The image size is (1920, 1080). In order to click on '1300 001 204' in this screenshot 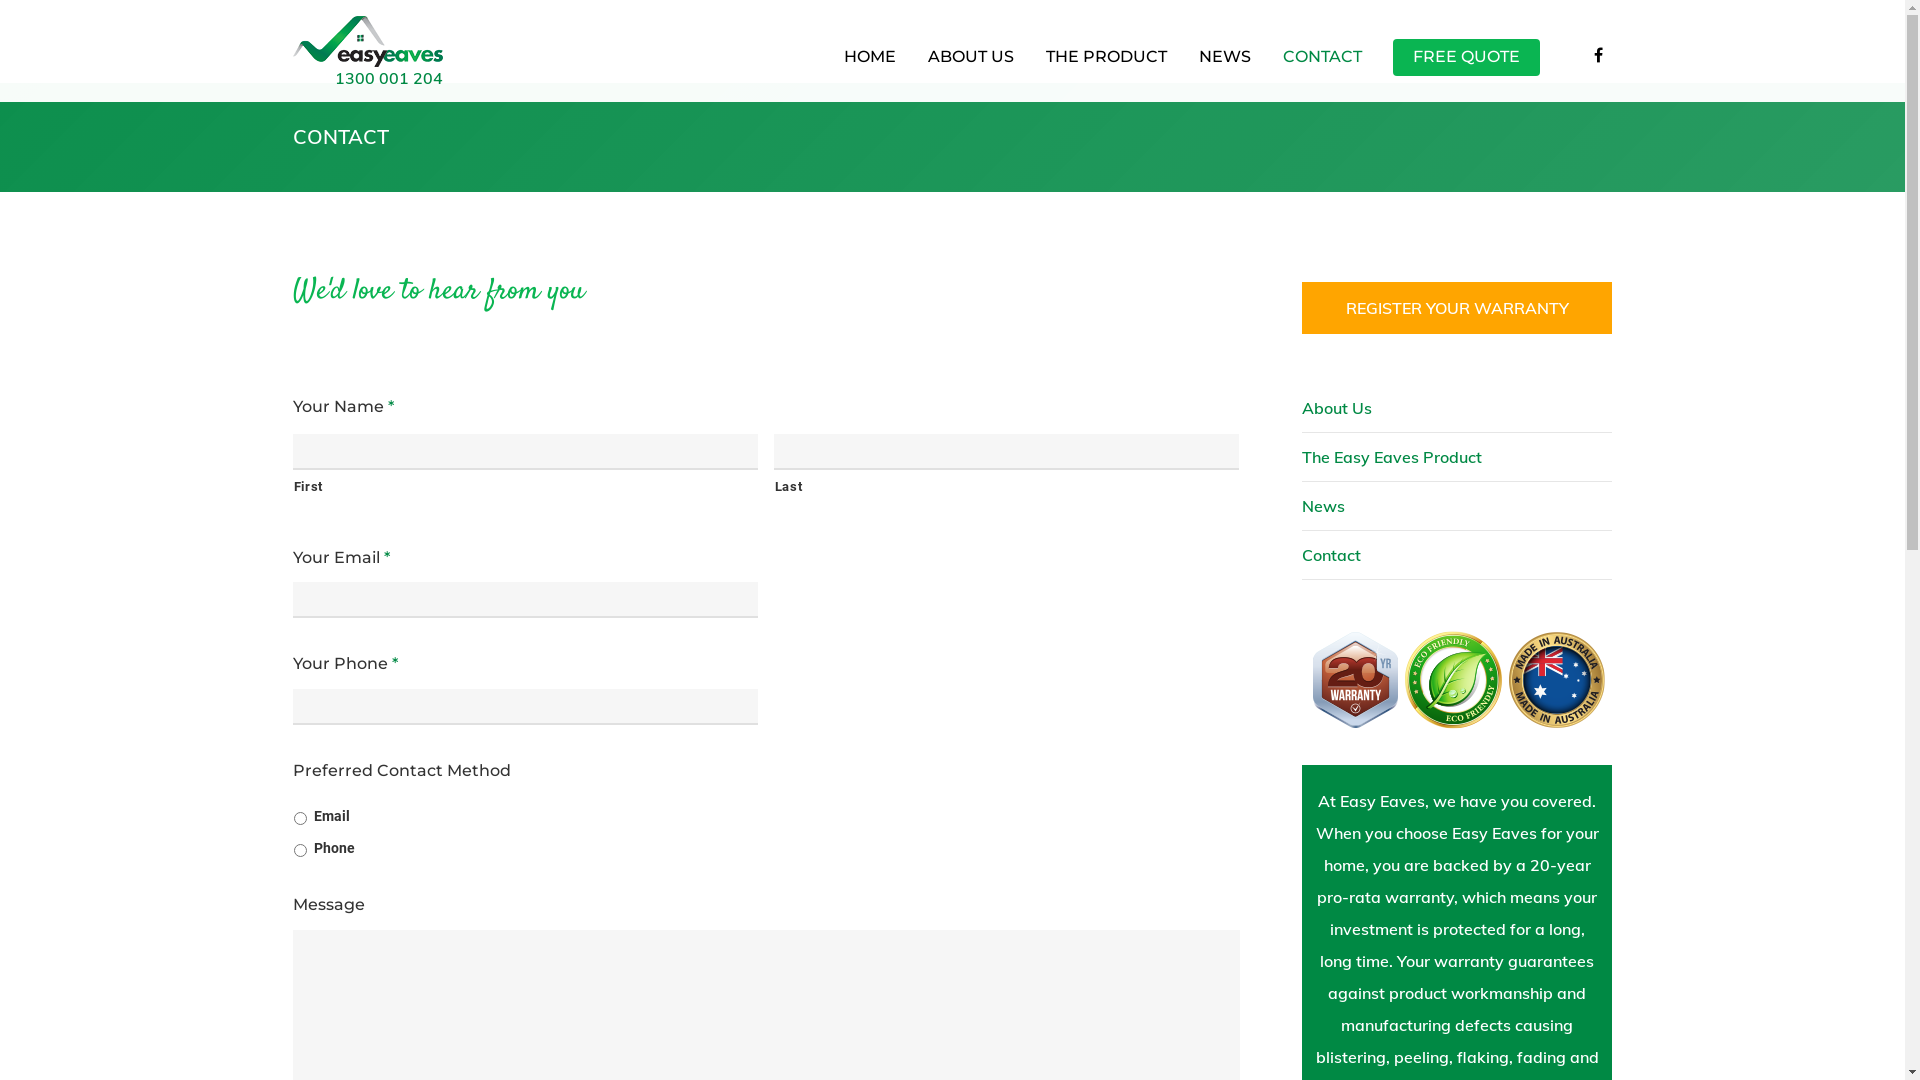, I will do `click(334, 76)`.